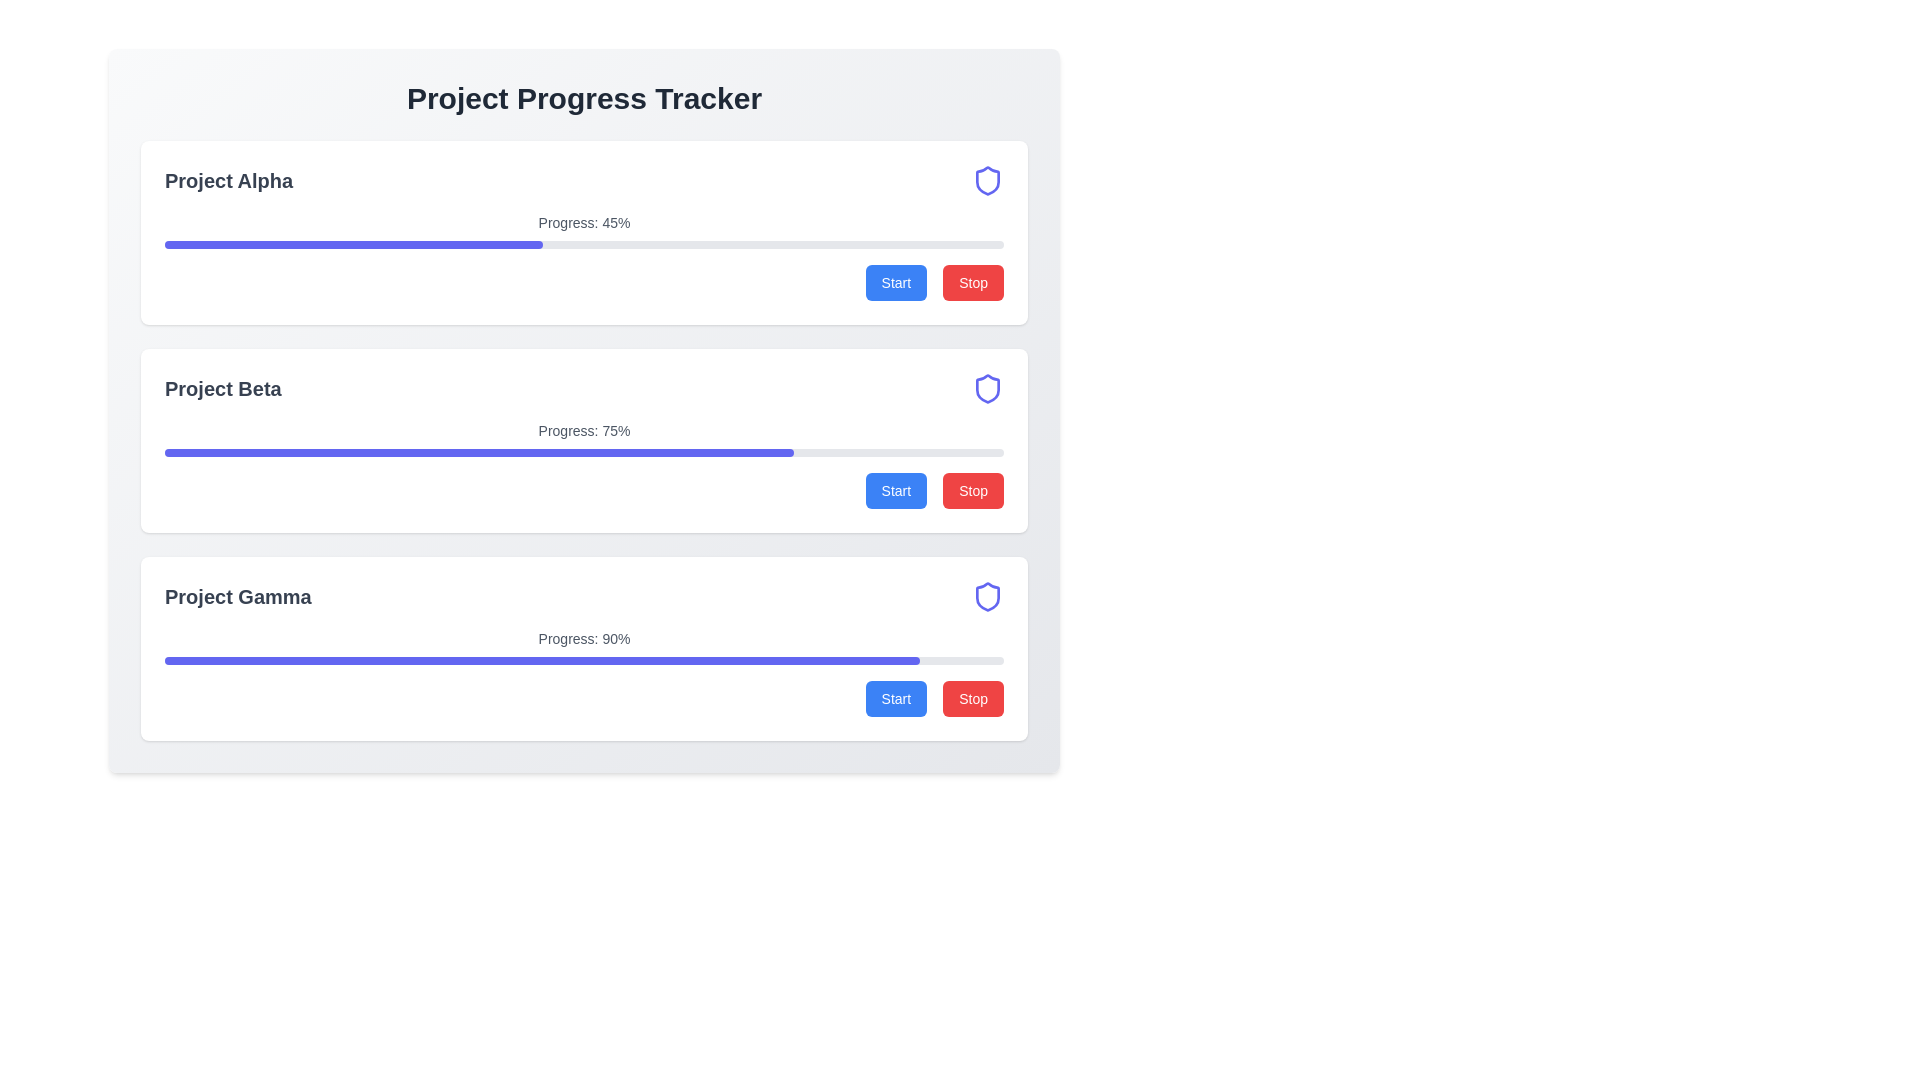 Image resolution: width=1920 pixels, height=1080 pixels. What do you see at coordinates (238, 596) in the screenshot?
I see `the header element labeled 'Project Gamma' for accessibility purposes` at bounding box center [238, 596].